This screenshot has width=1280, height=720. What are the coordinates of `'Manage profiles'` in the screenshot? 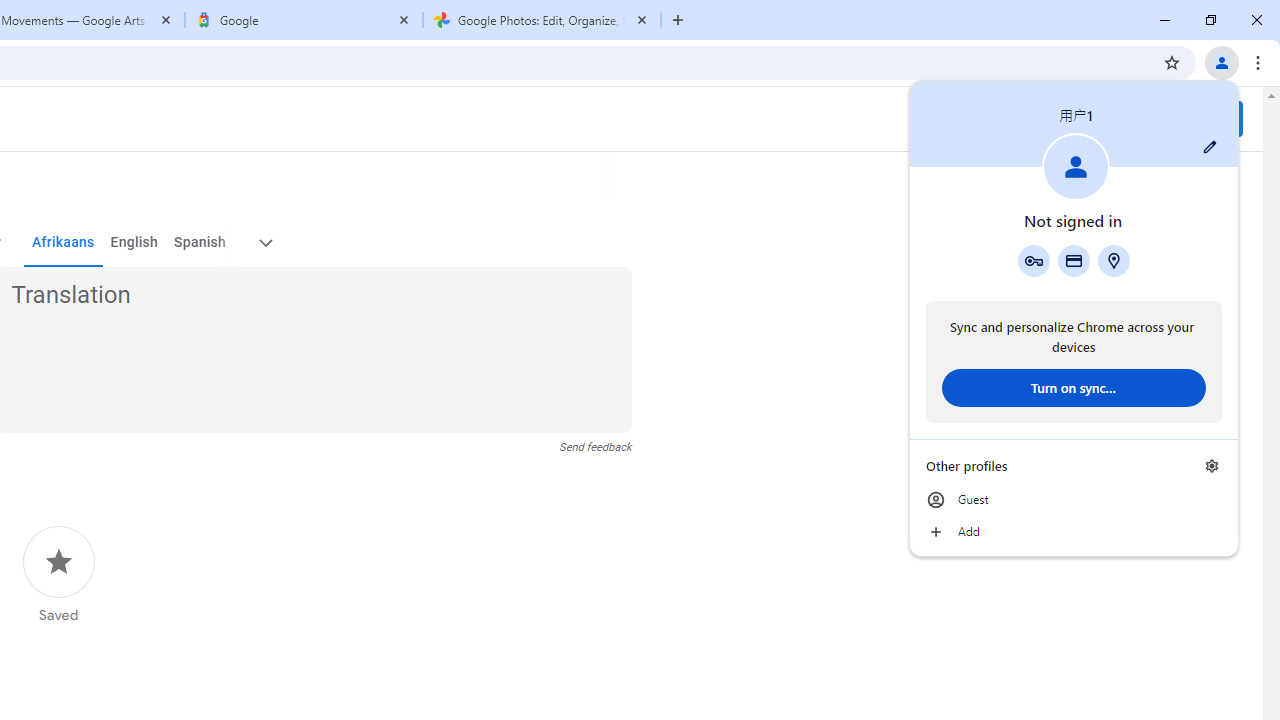 It's located at (1211, 465).